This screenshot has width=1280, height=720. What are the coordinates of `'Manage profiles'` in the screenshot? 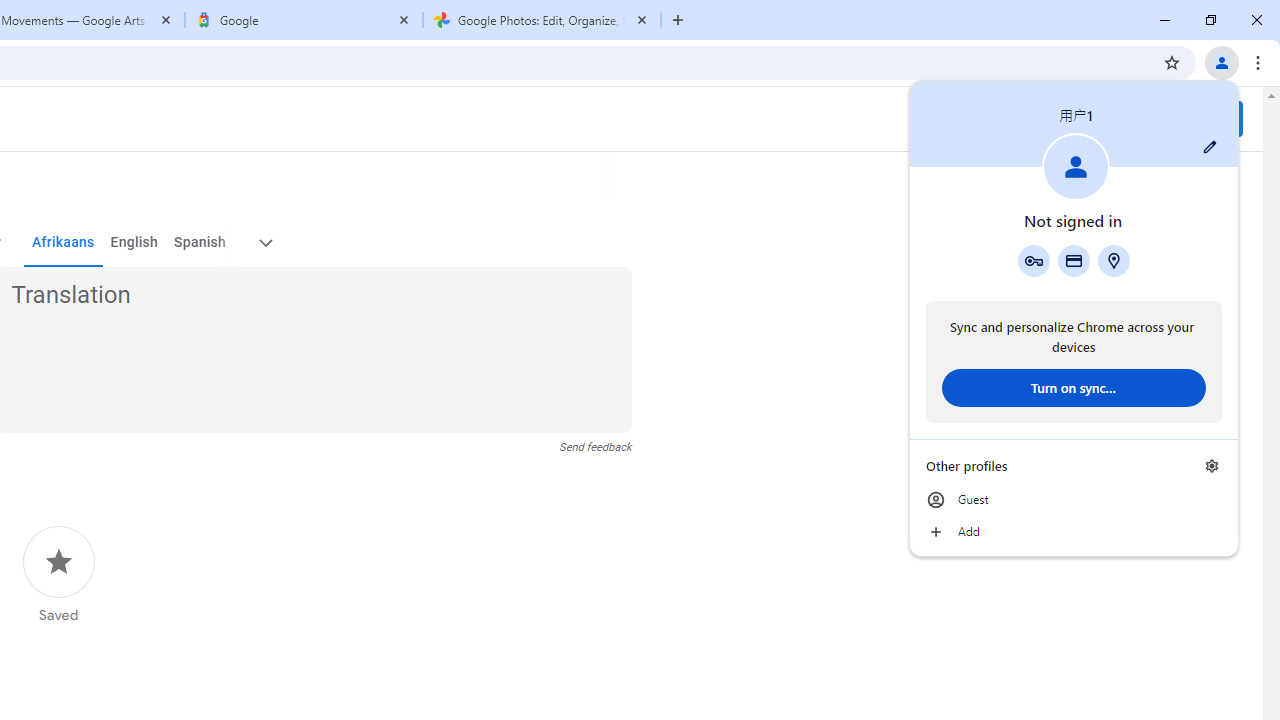 It's located at (1211, 465).